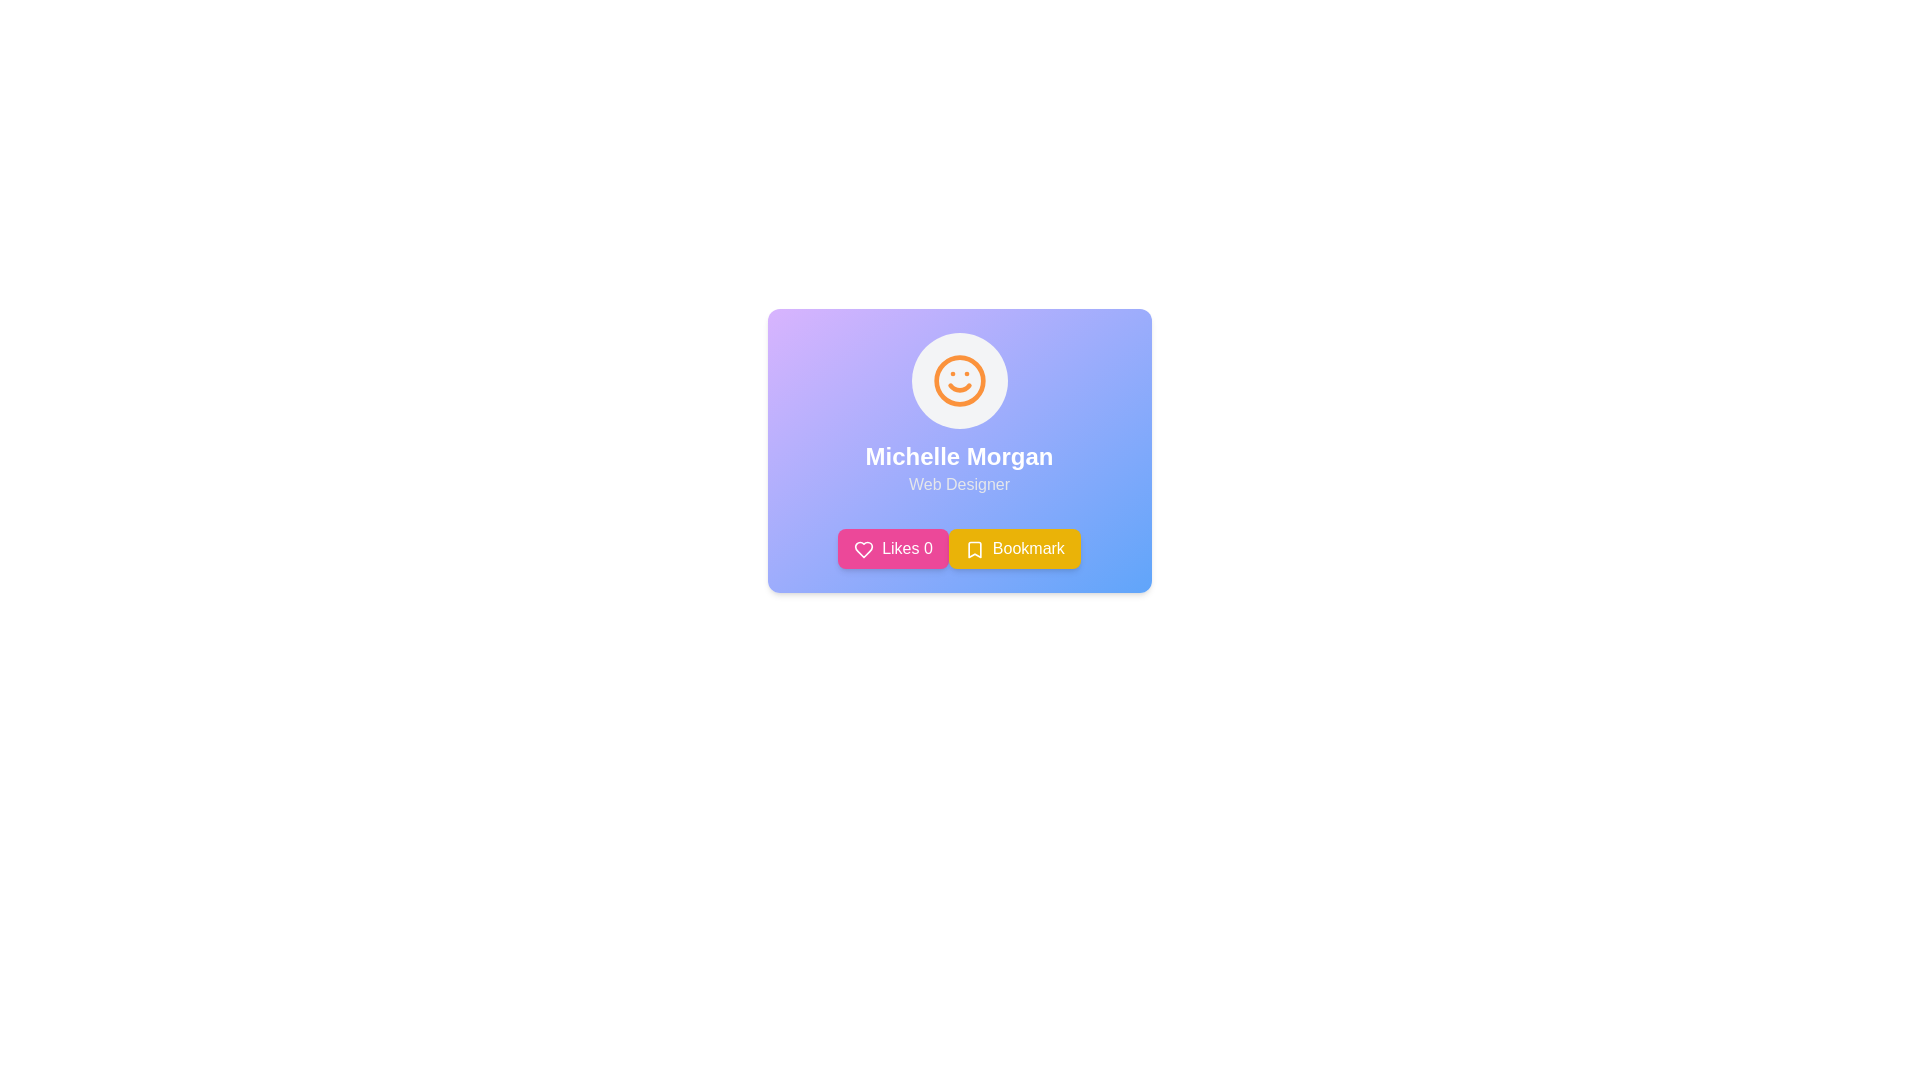 The width and height of the screenshot is (1920, 1080). I want to click on the text label displaying the name 'Michelle Morgan', which is in a bold and large font and positioned above the 'Web Designer' subtitle on the card, so click(958, 456).